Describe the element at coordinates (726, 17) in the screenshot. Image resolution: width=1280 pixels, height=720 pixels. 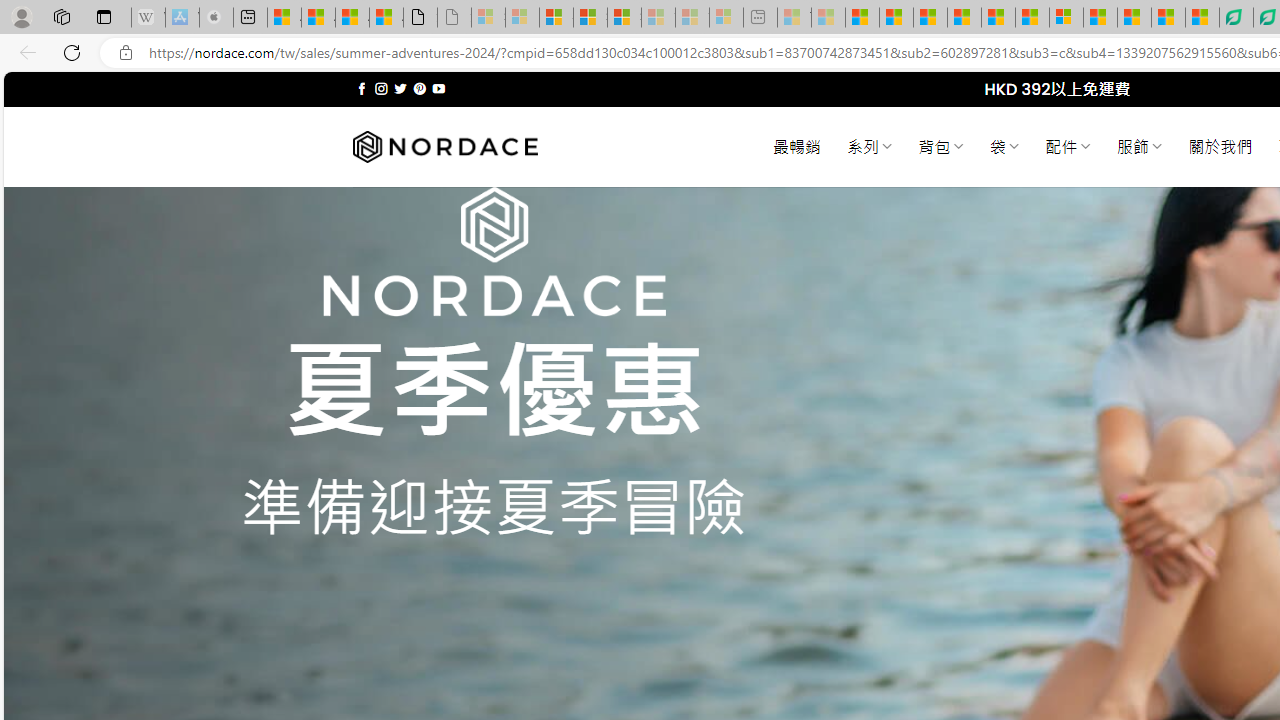
I see `'Microsoft account | Account Checkup - Sleeping'` at that location.